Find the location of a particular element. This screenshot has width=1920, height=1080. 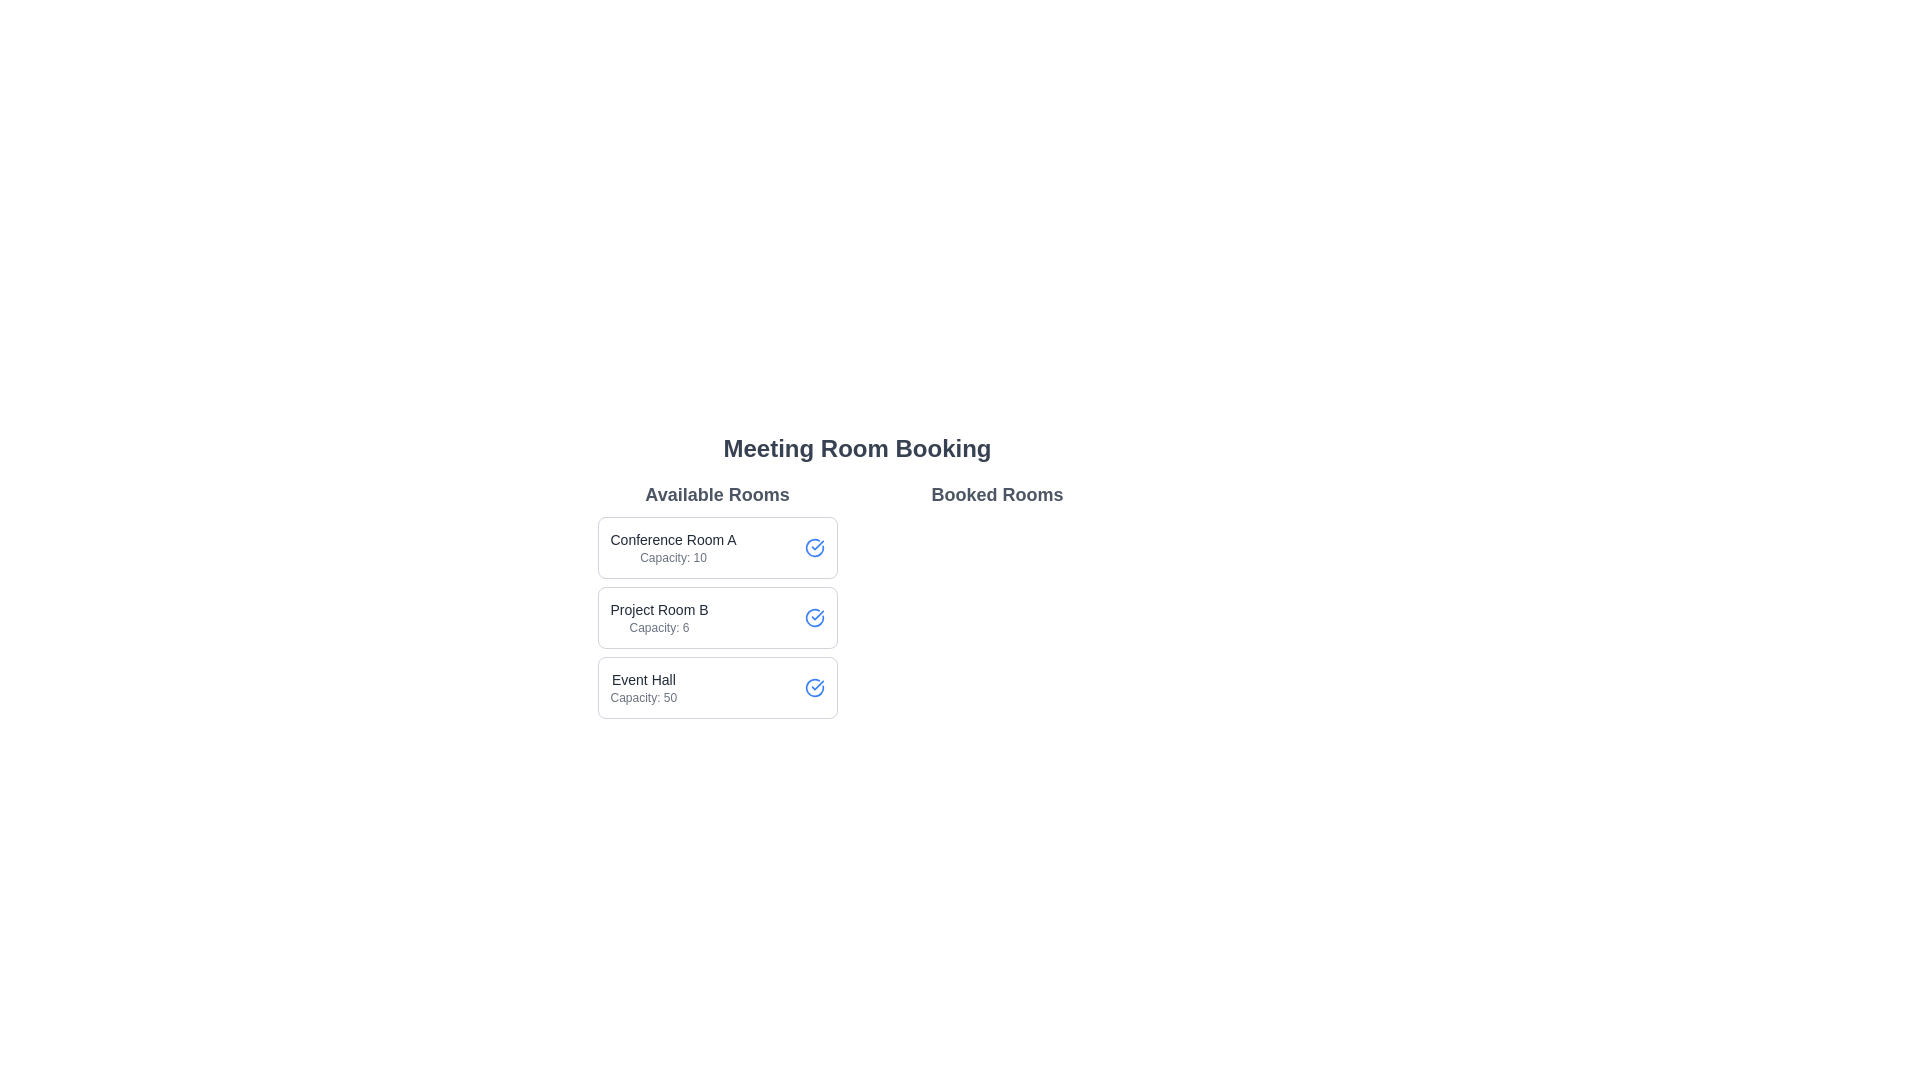

the Circle icon with a checkmark located in the 'Available Rooms' section of the 'Event Hall' room card, which is the third icon on the right side is located at coordinates (814, 686).